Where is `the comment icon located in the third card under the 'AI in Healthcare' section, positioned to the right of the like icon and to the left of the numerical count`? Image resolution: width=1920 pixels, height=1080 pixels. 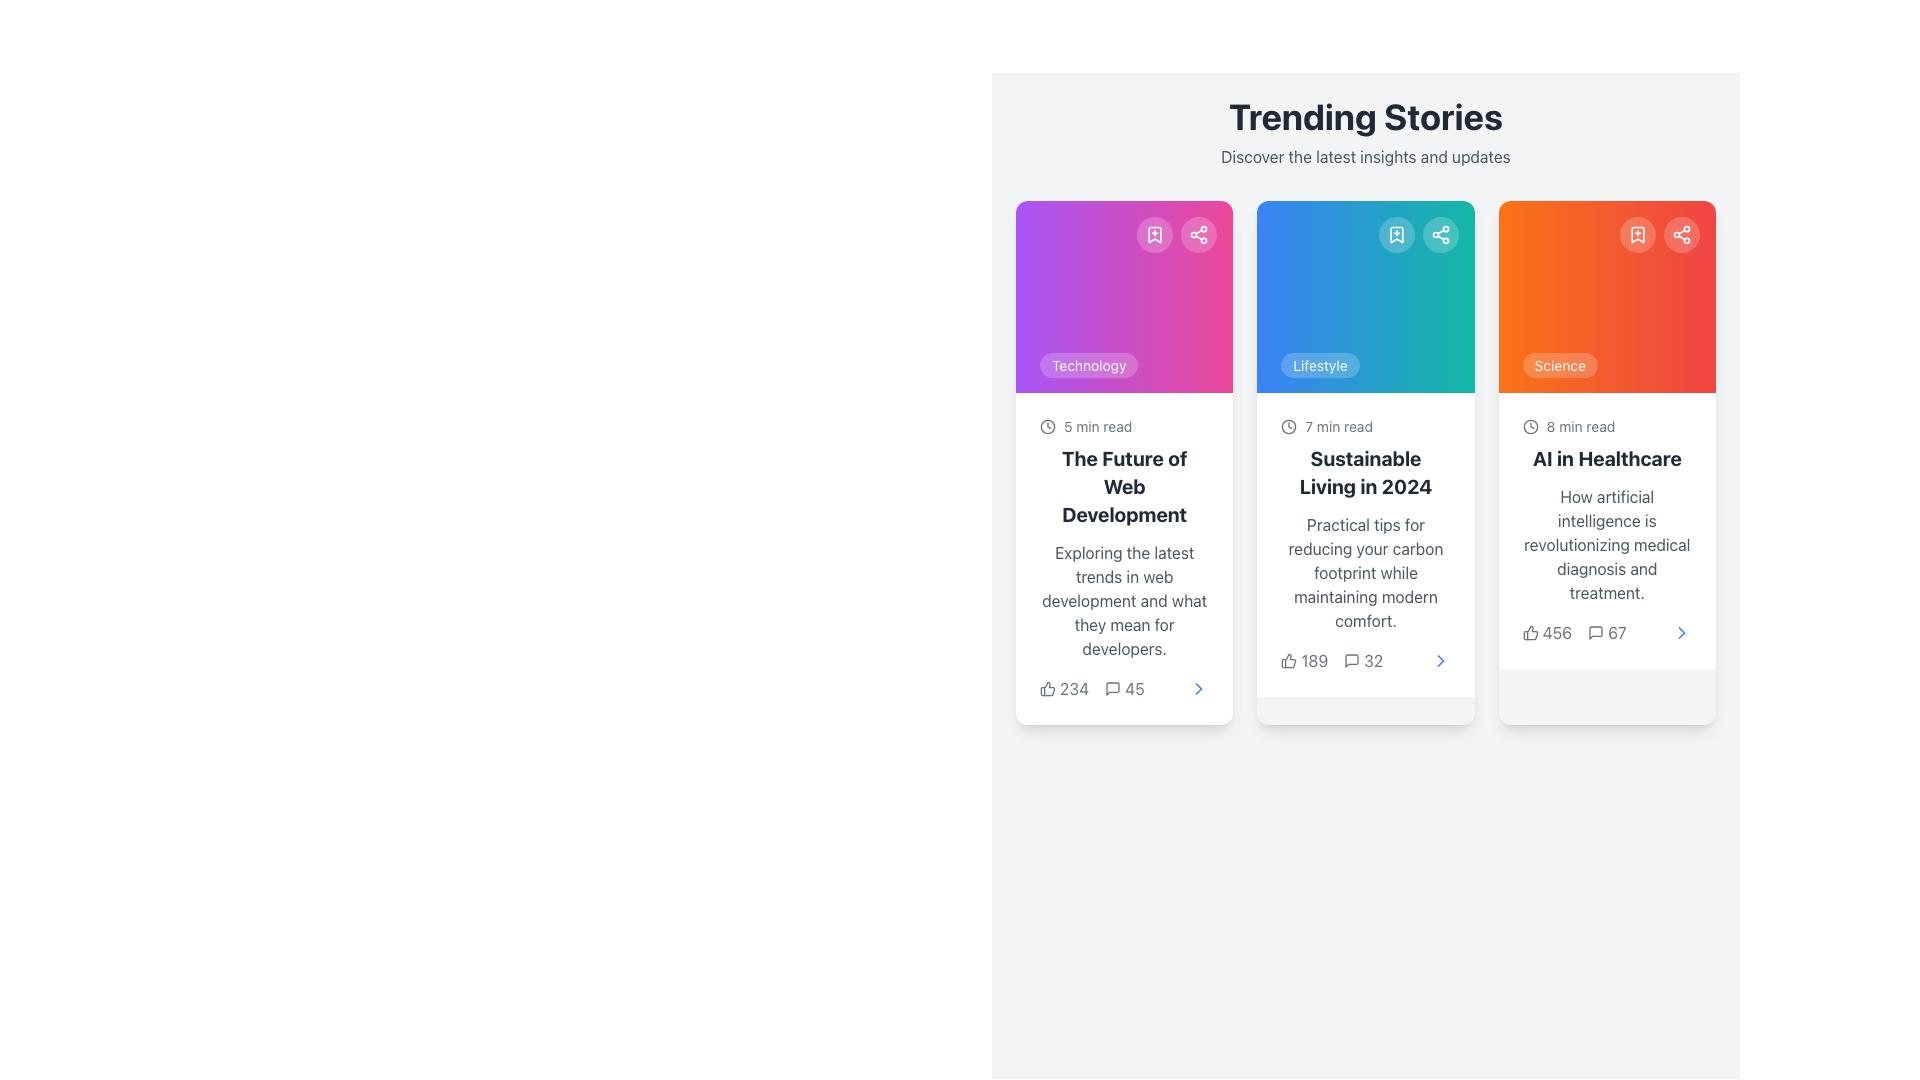 the comment icon located in the third card under the 'AI in Healthcare' section, positioned to the right of the like icon and to the left of the numerical count is located at coordinates (1595, 632).